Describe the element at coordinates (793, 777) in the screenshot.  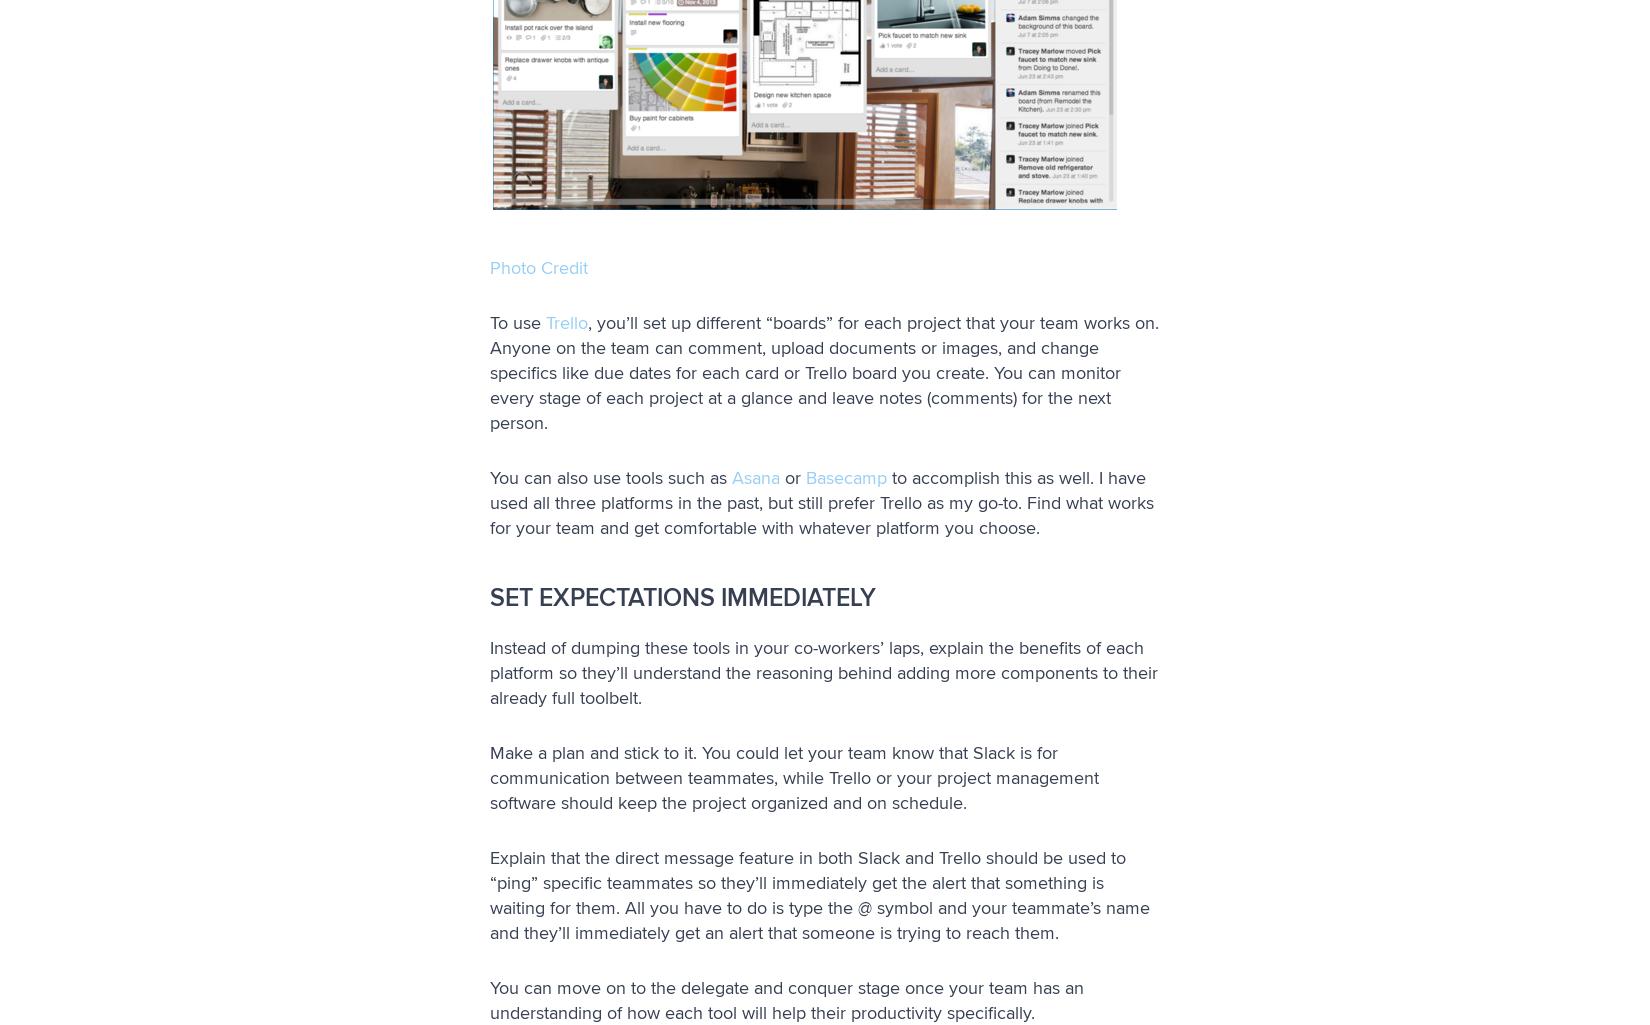
I see `'Make a plan and stick to it. You could let your team know that Slack is for communication between teammates, while Trello or your project management software should keep the project organized and on schedule.'` at that location.